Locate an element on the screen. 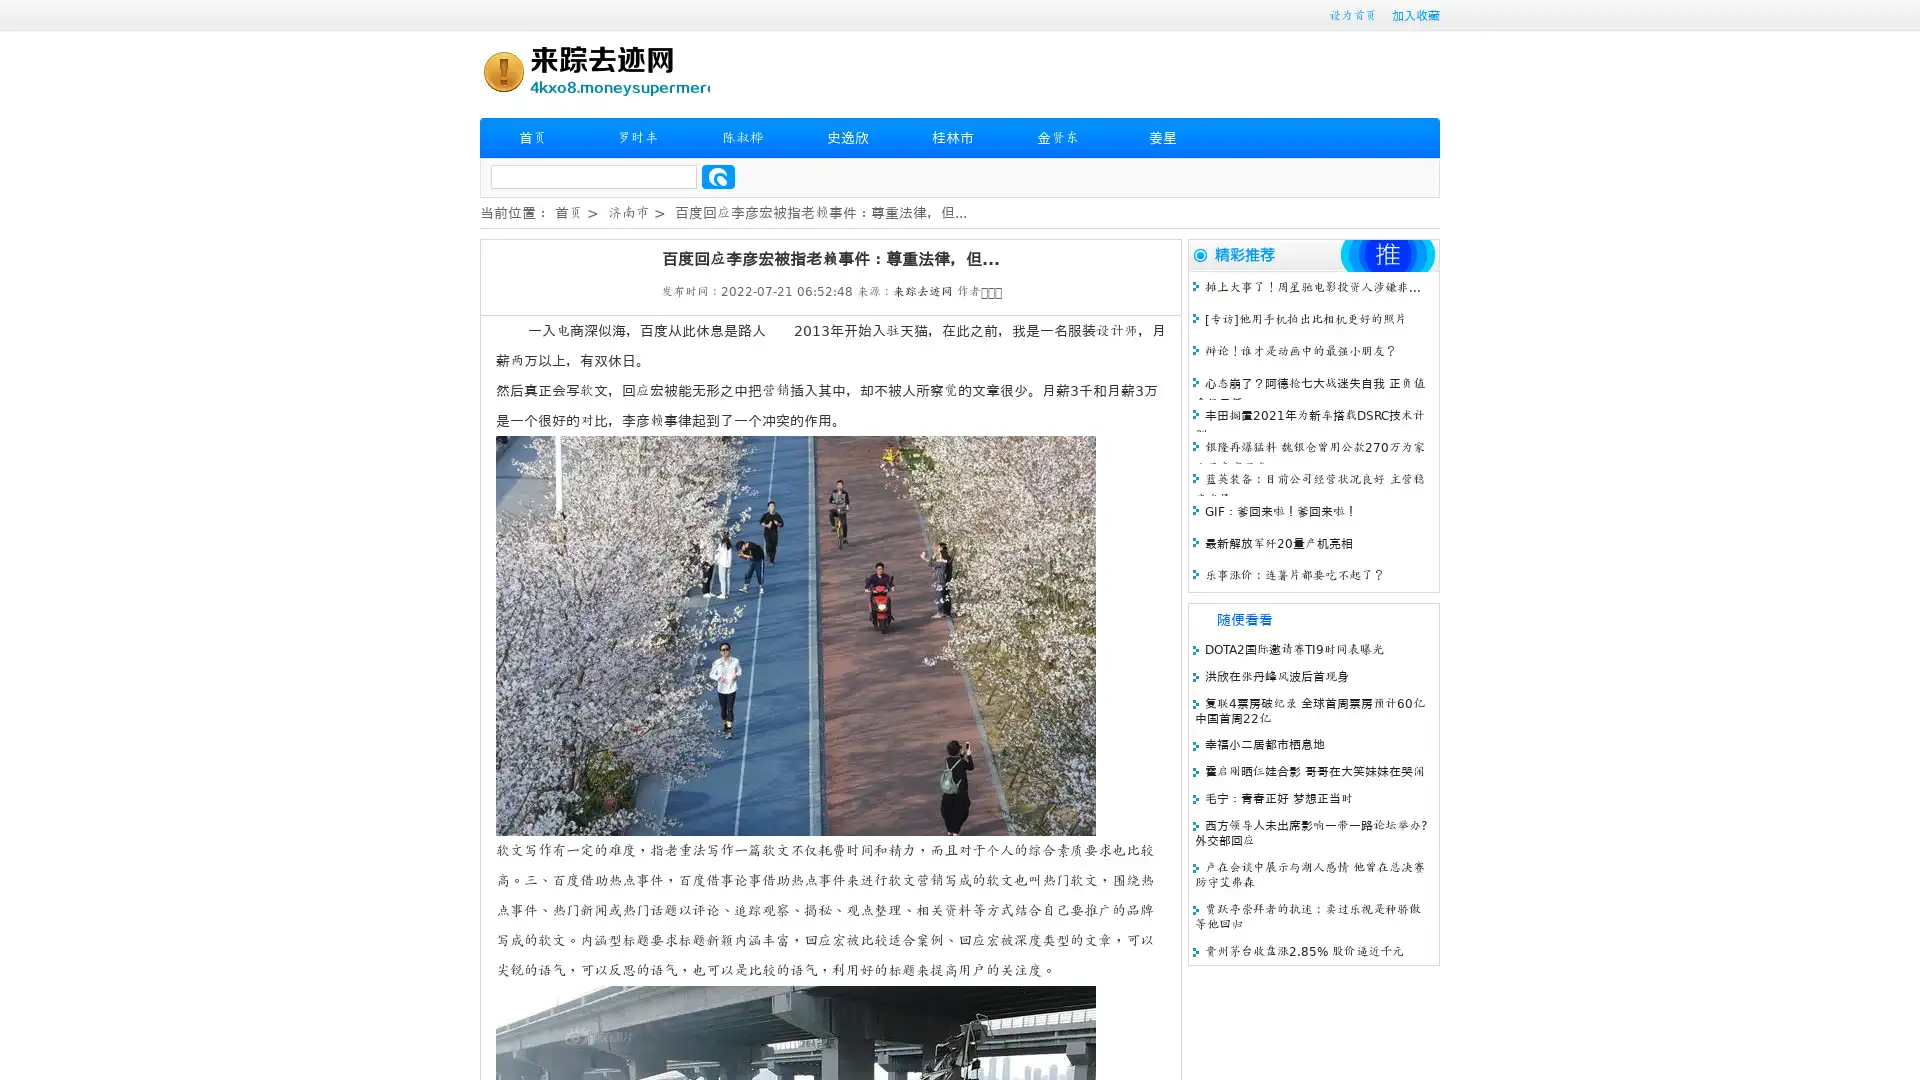 Image resolution: width=1920 pixels, height=1080 pixels. Search is located at coordinates (718, 176).